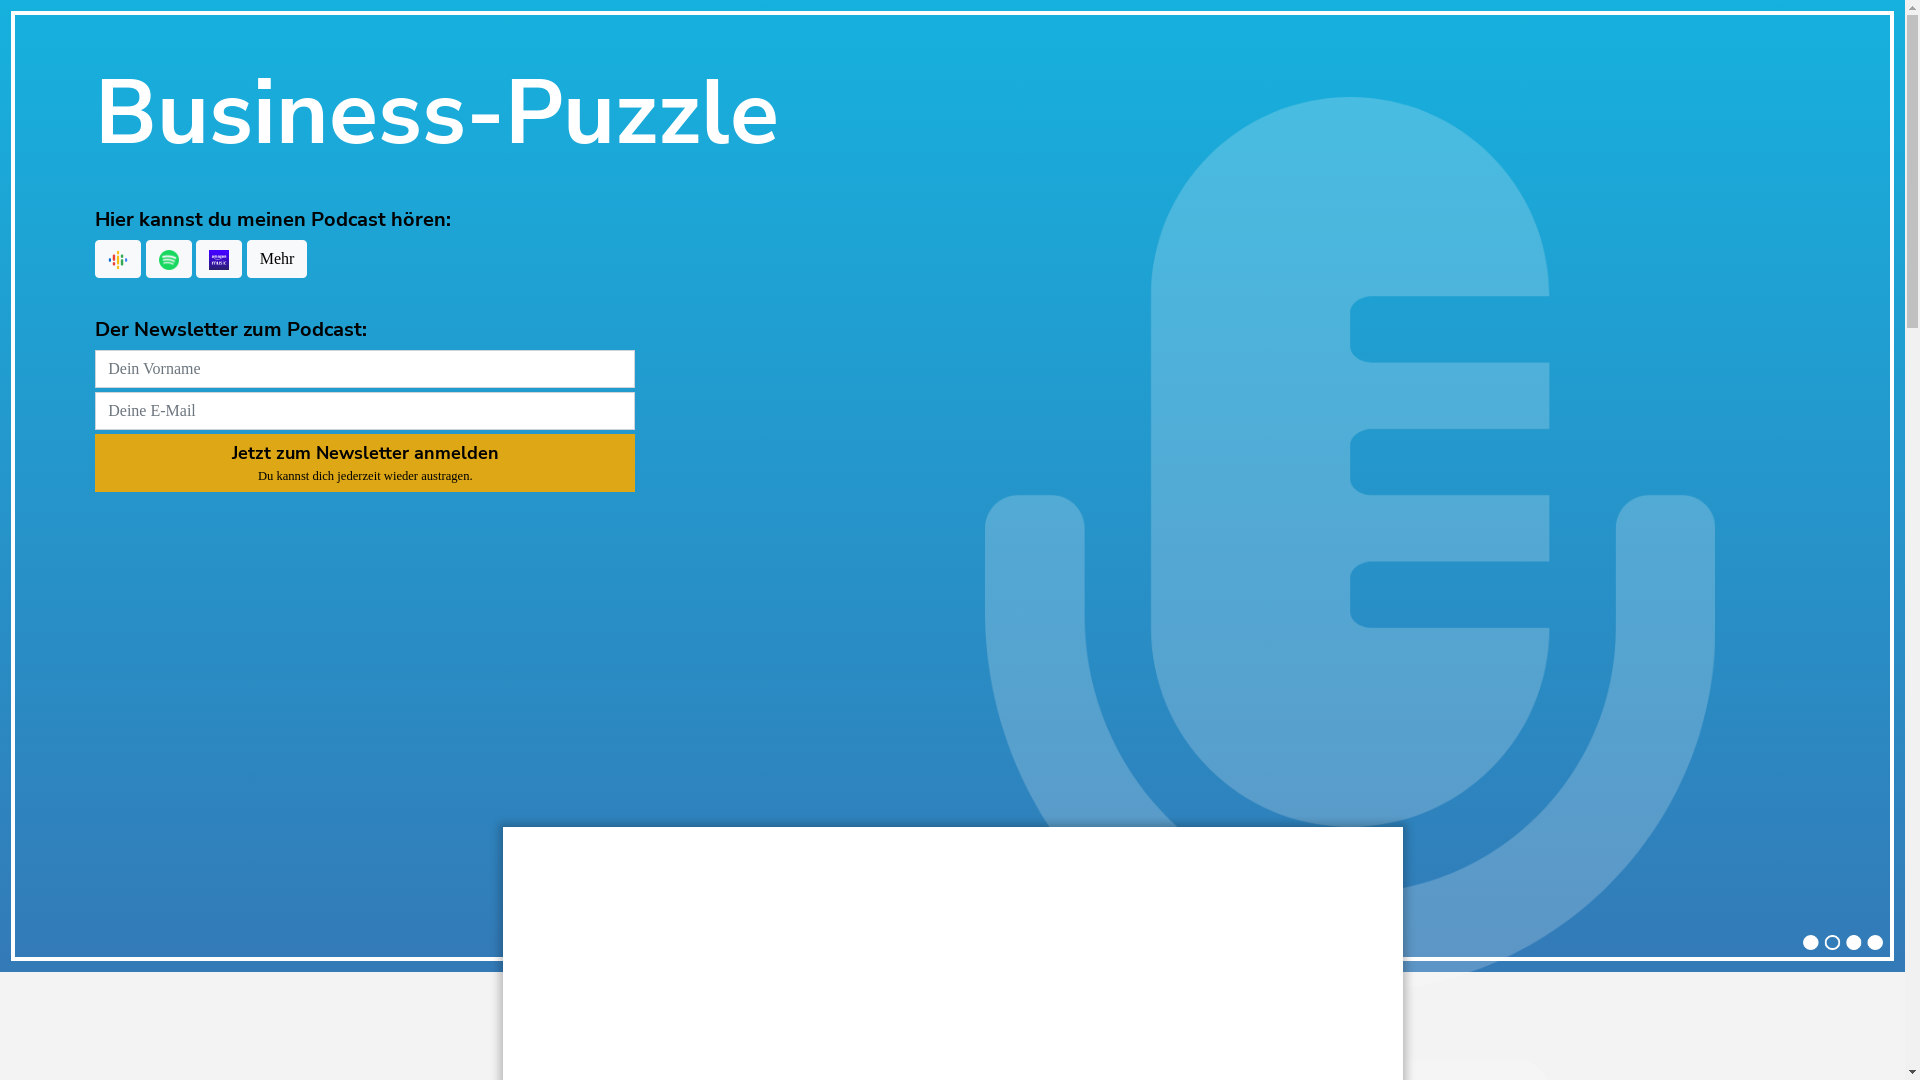  Describe the element at coordinates (276, 257) in the screenshot. I see `'Mehr'` at that location.